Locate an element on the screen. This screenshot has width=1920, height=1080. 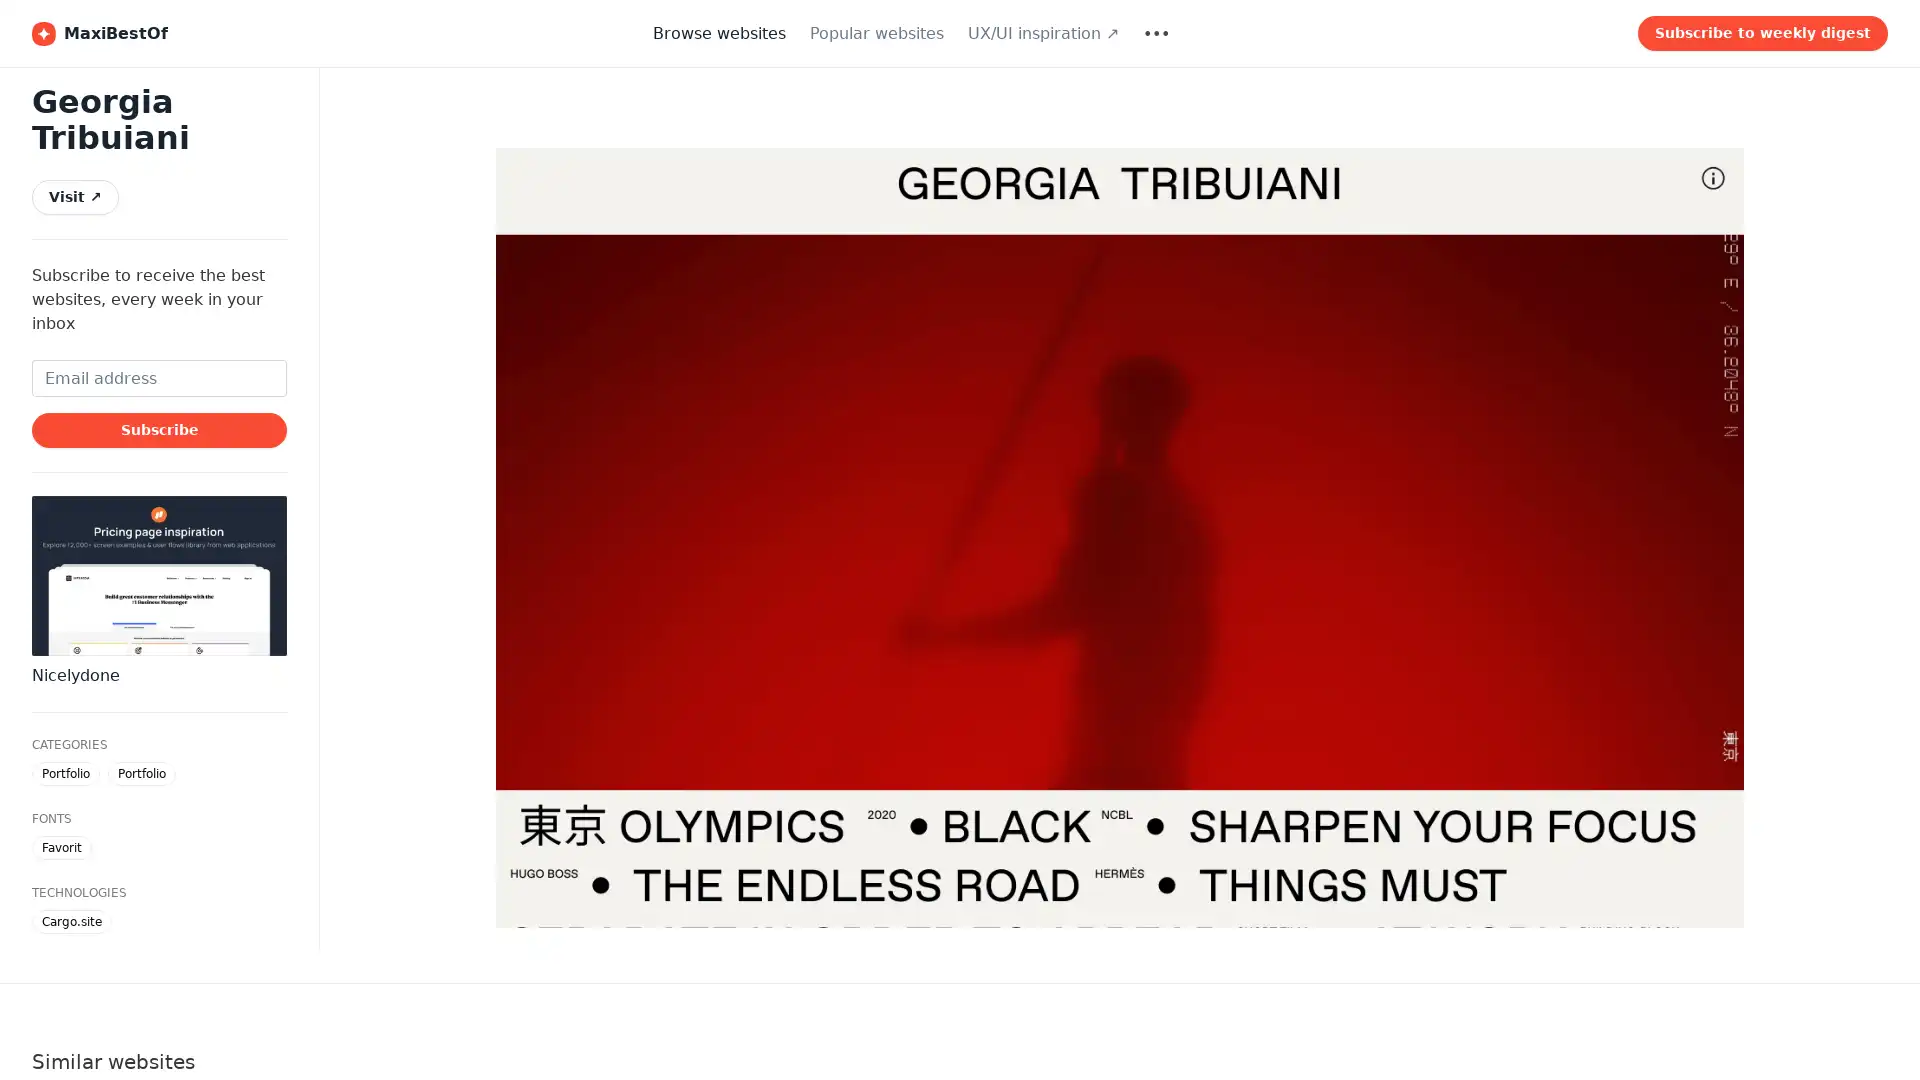
Subscribe is located at coordinates (158, 428).